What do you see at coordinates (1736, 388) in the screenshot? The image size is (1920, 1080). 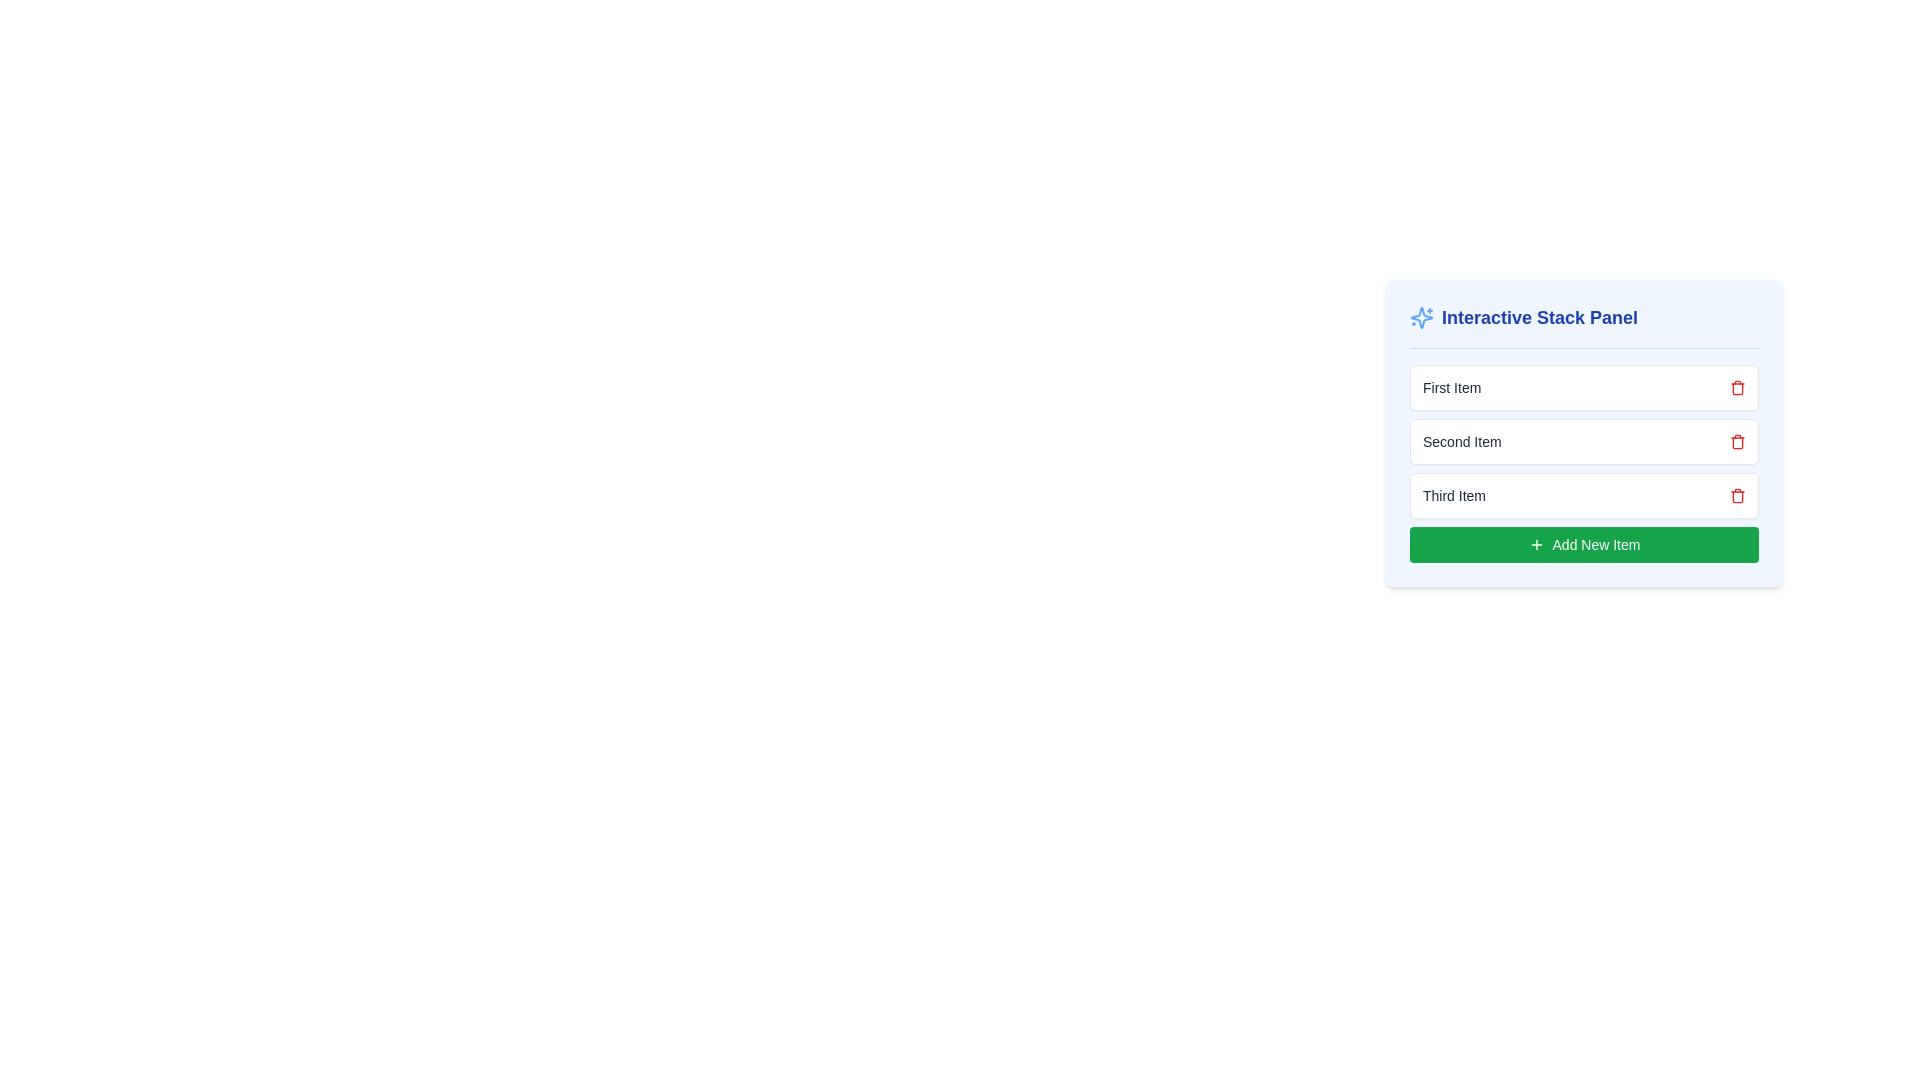 I see `the red trash bin icon located to the far right of the 'First Item' entry in the list panel` at bounding box center [1736, 388].